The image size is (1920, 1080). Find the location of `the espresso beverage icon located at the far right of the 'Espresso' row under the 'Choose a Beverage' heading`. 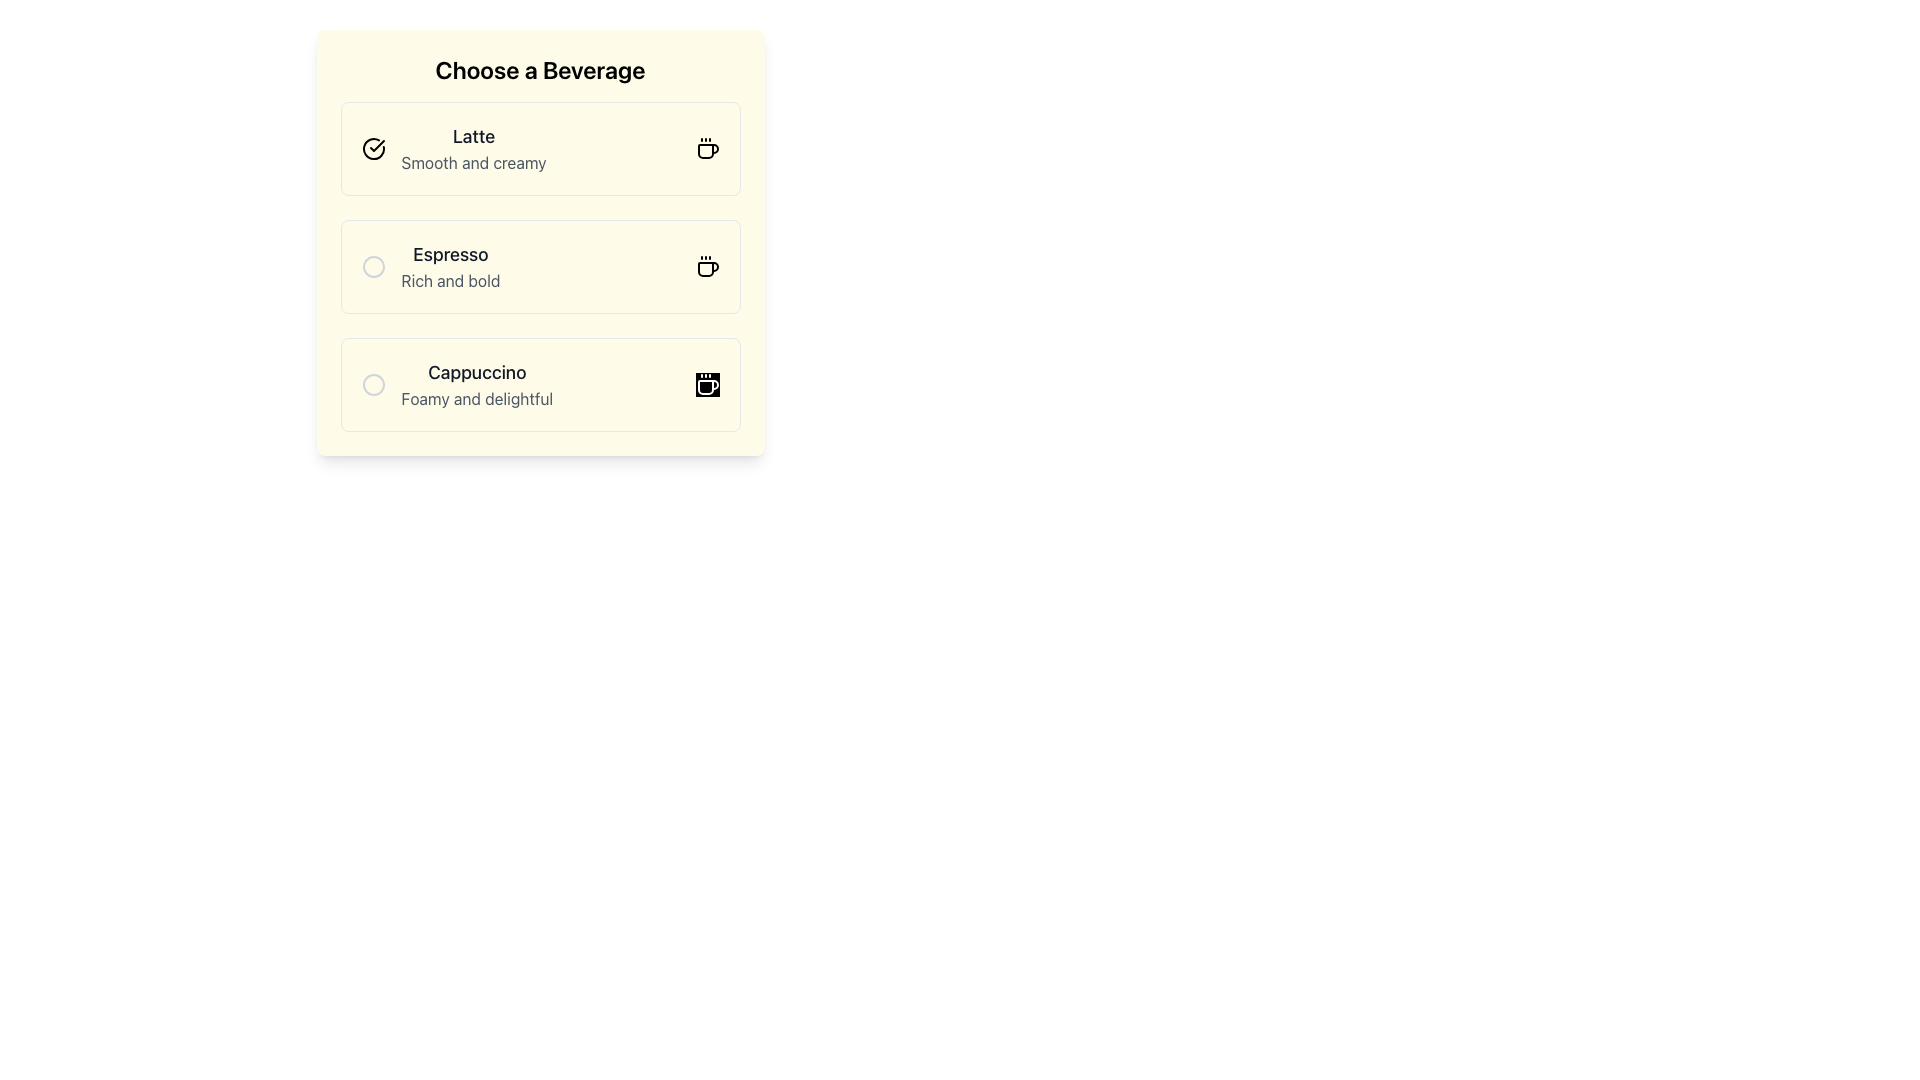

the espresso beverage icon located at the far right of the 'Espresso' row under the 'Choose a Beverage' heading is located at coordinates (708, 268).